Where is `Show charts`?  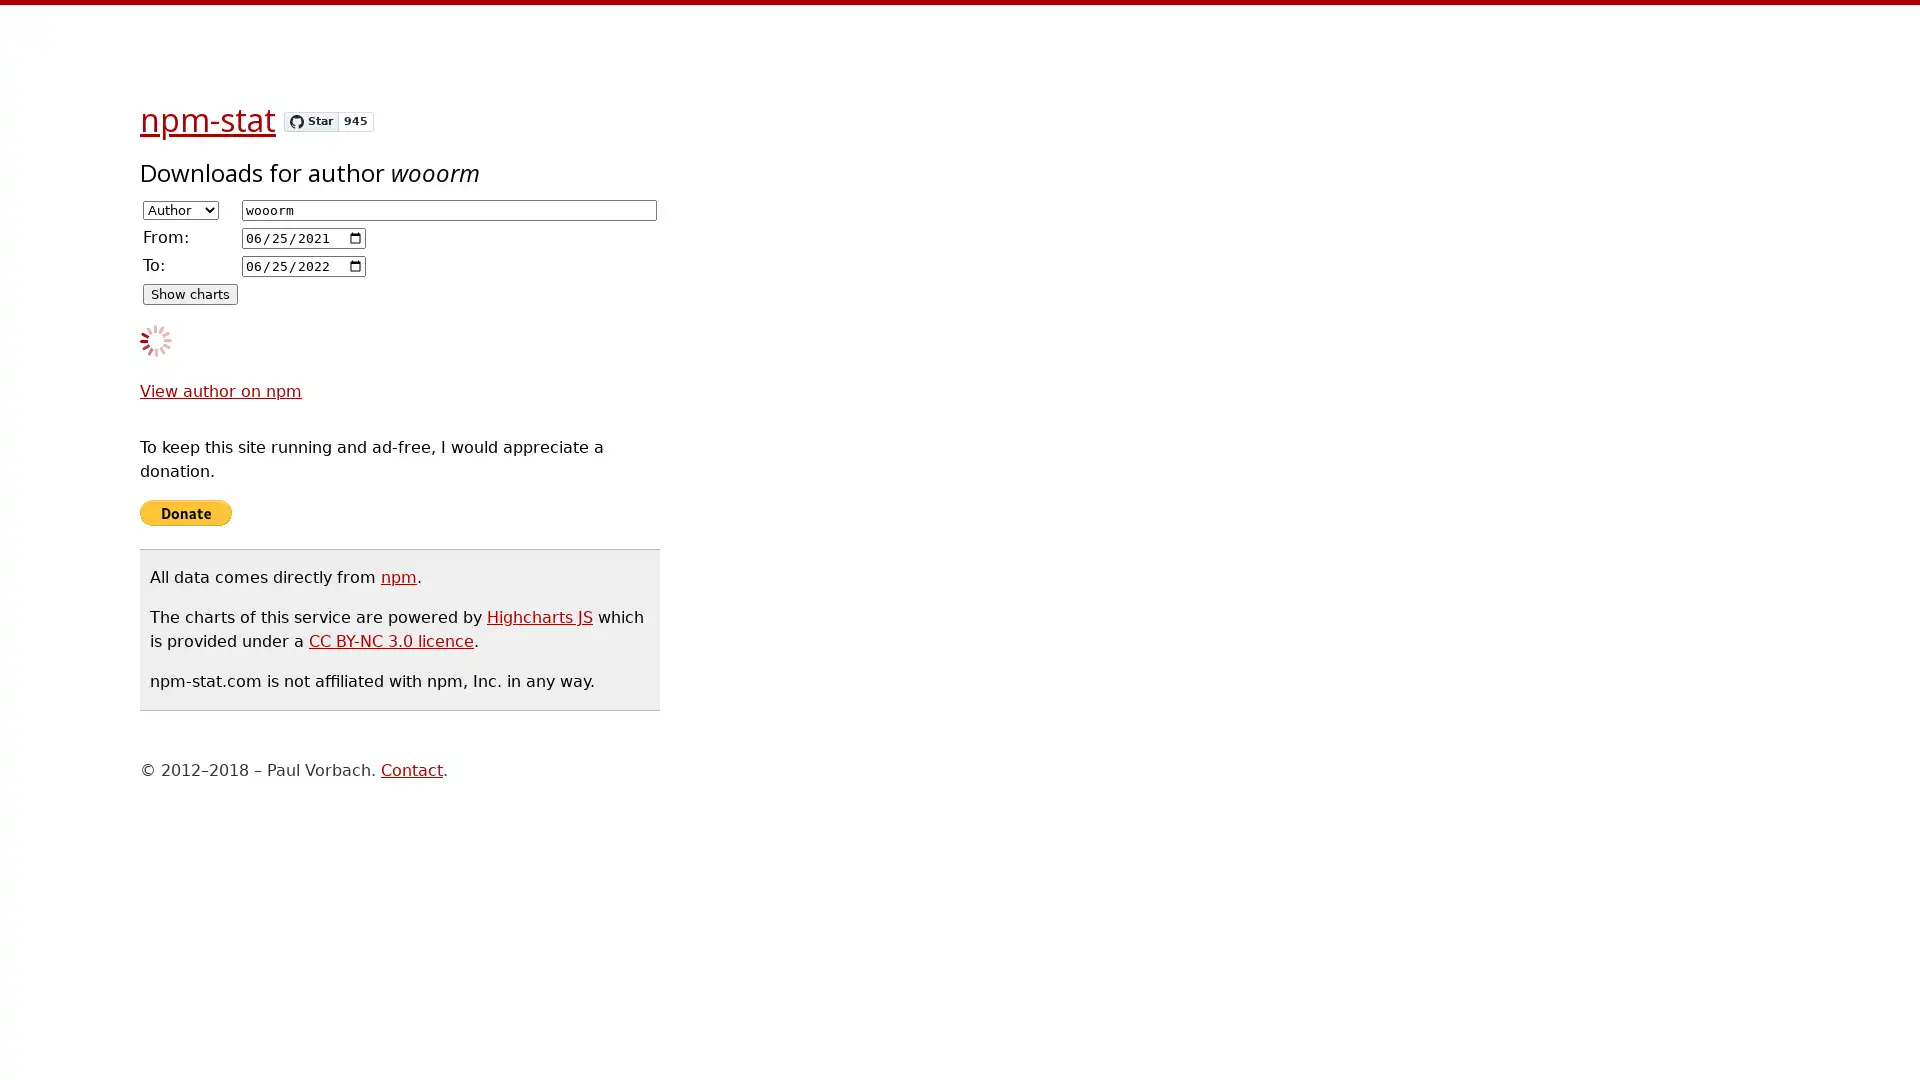
Show charts is located at coordinates (190, 294).